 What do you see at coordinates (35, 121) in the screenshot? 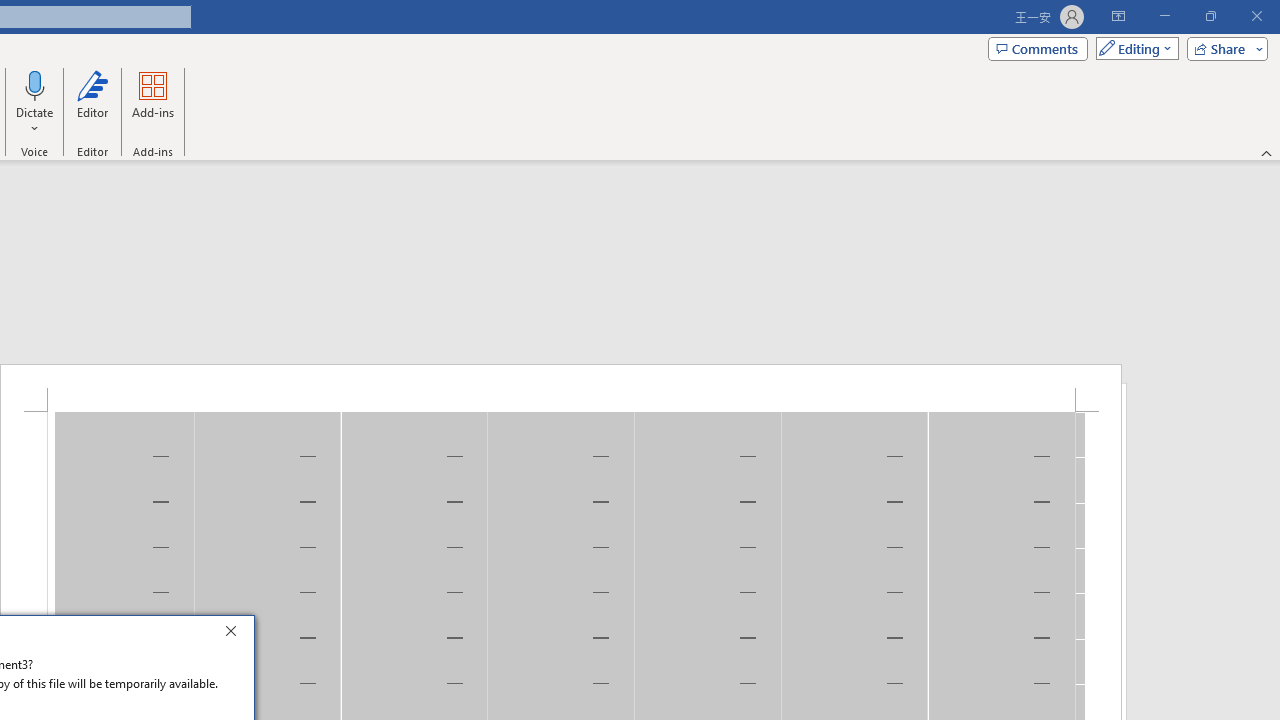
I see `'More Options'` at bounding box center [35, 121].